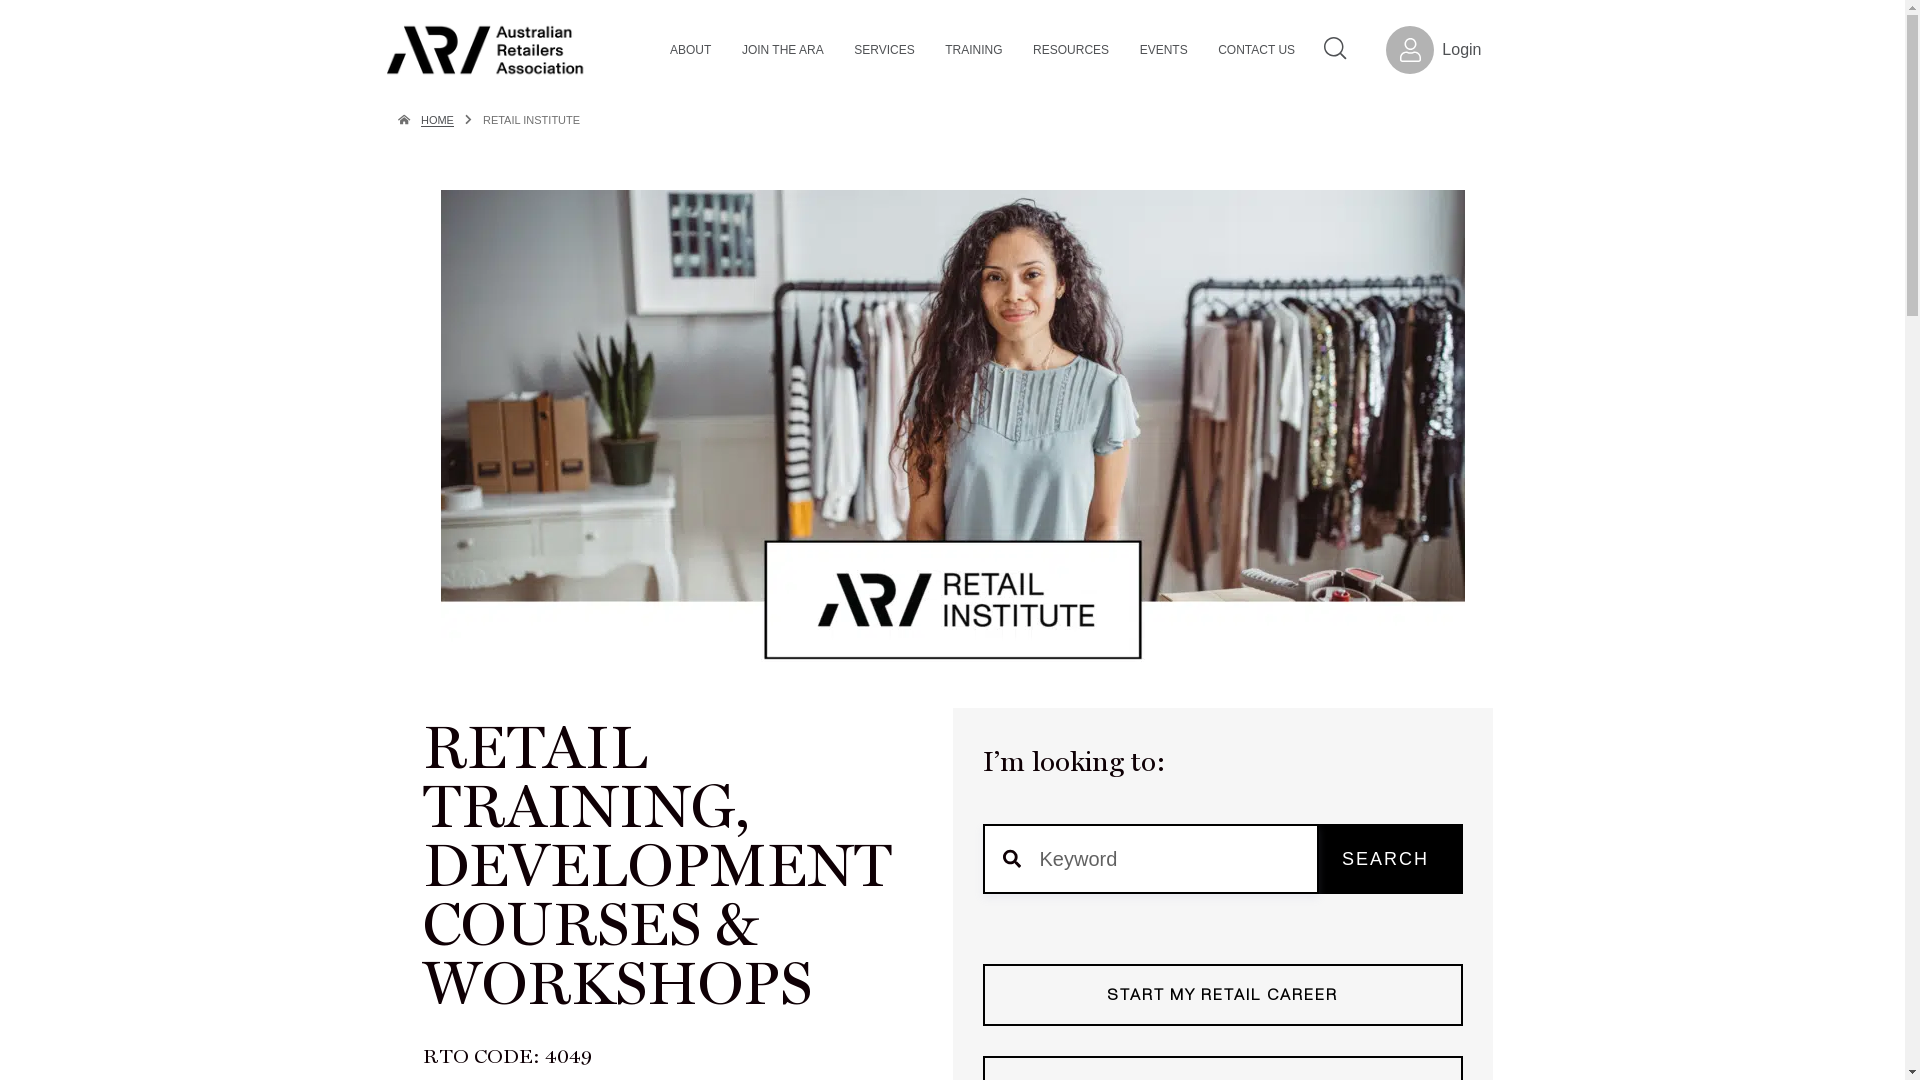 Image resolution: width=1920 pixels, height=1080 pixels. Describe the element at coordinates (420, 120) in the screenshot. I see `'HOME'` at that location.